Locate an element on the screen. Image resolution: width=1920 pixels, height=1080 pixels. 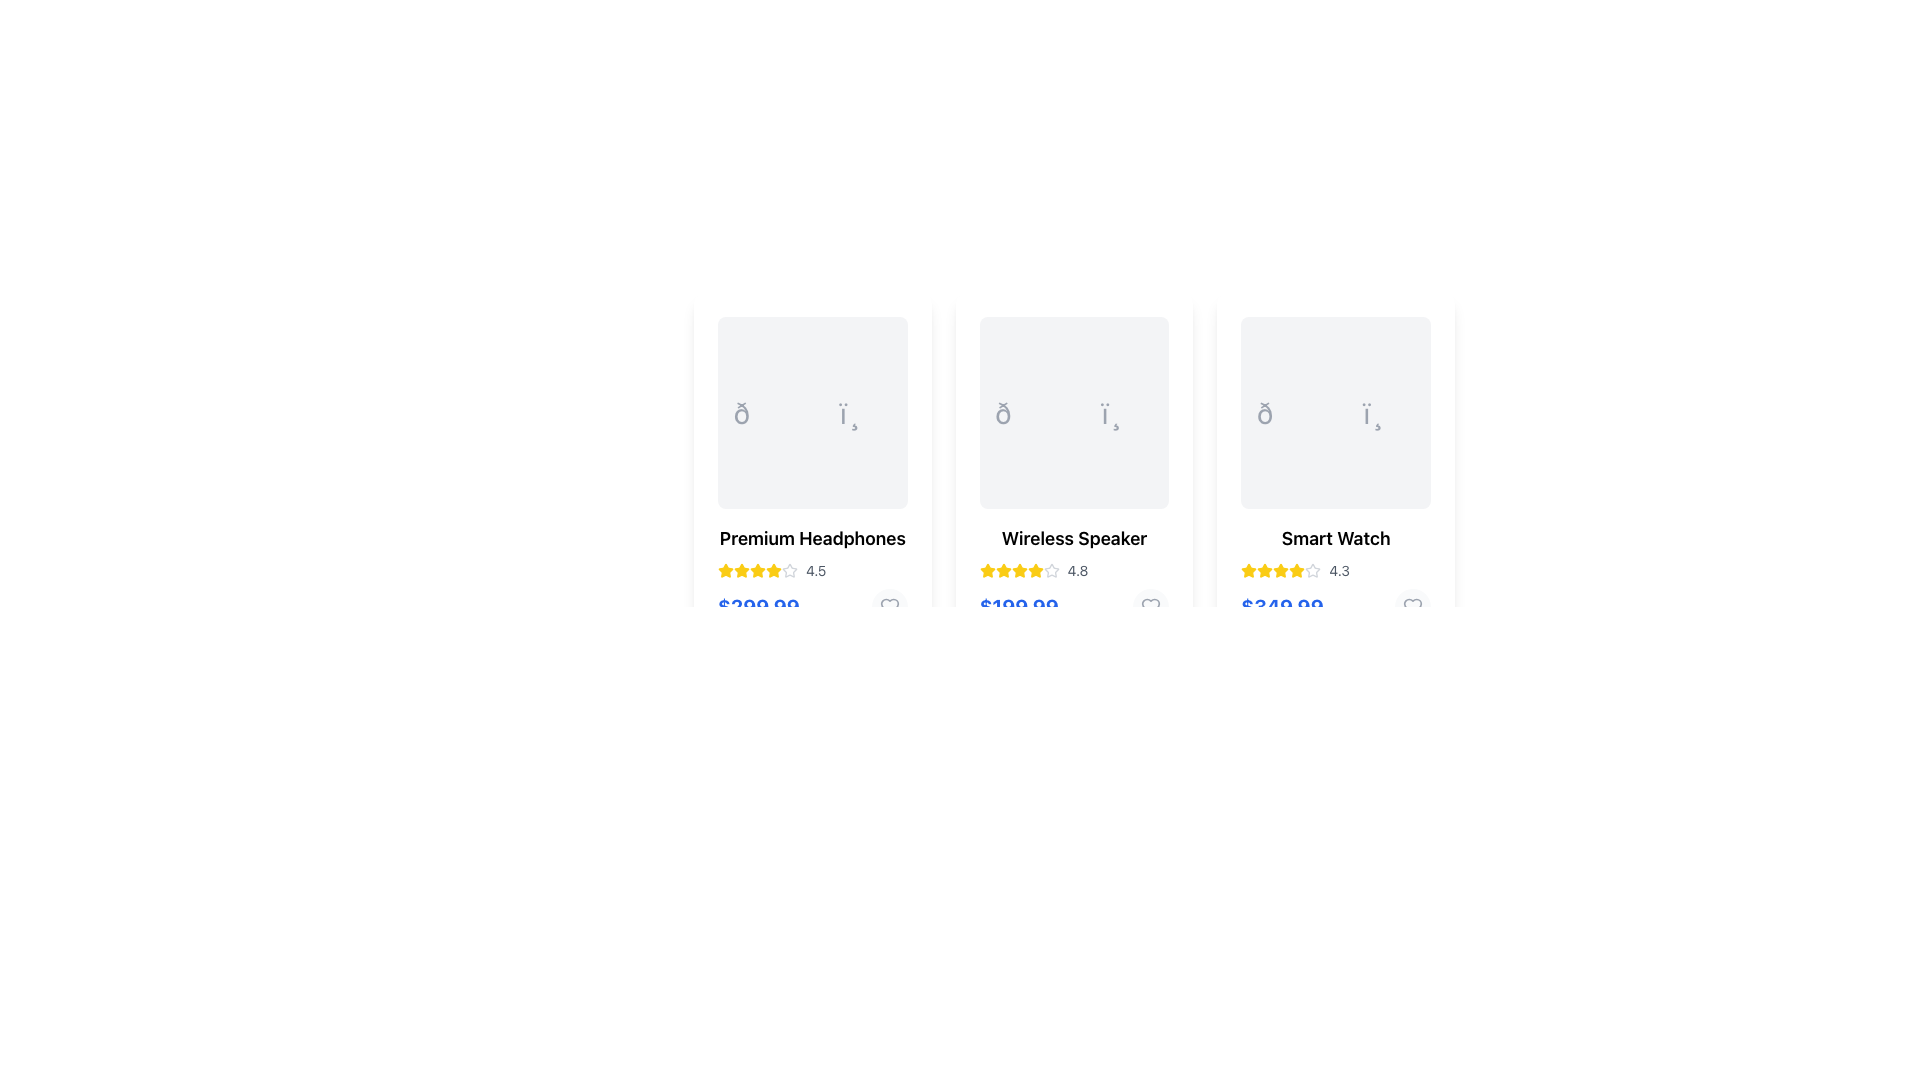
the text displaying the numerical representation of the rating value '4.3', which is located directly to the right of the last star icon in the product listing card is located at coordinates (1339, 570).